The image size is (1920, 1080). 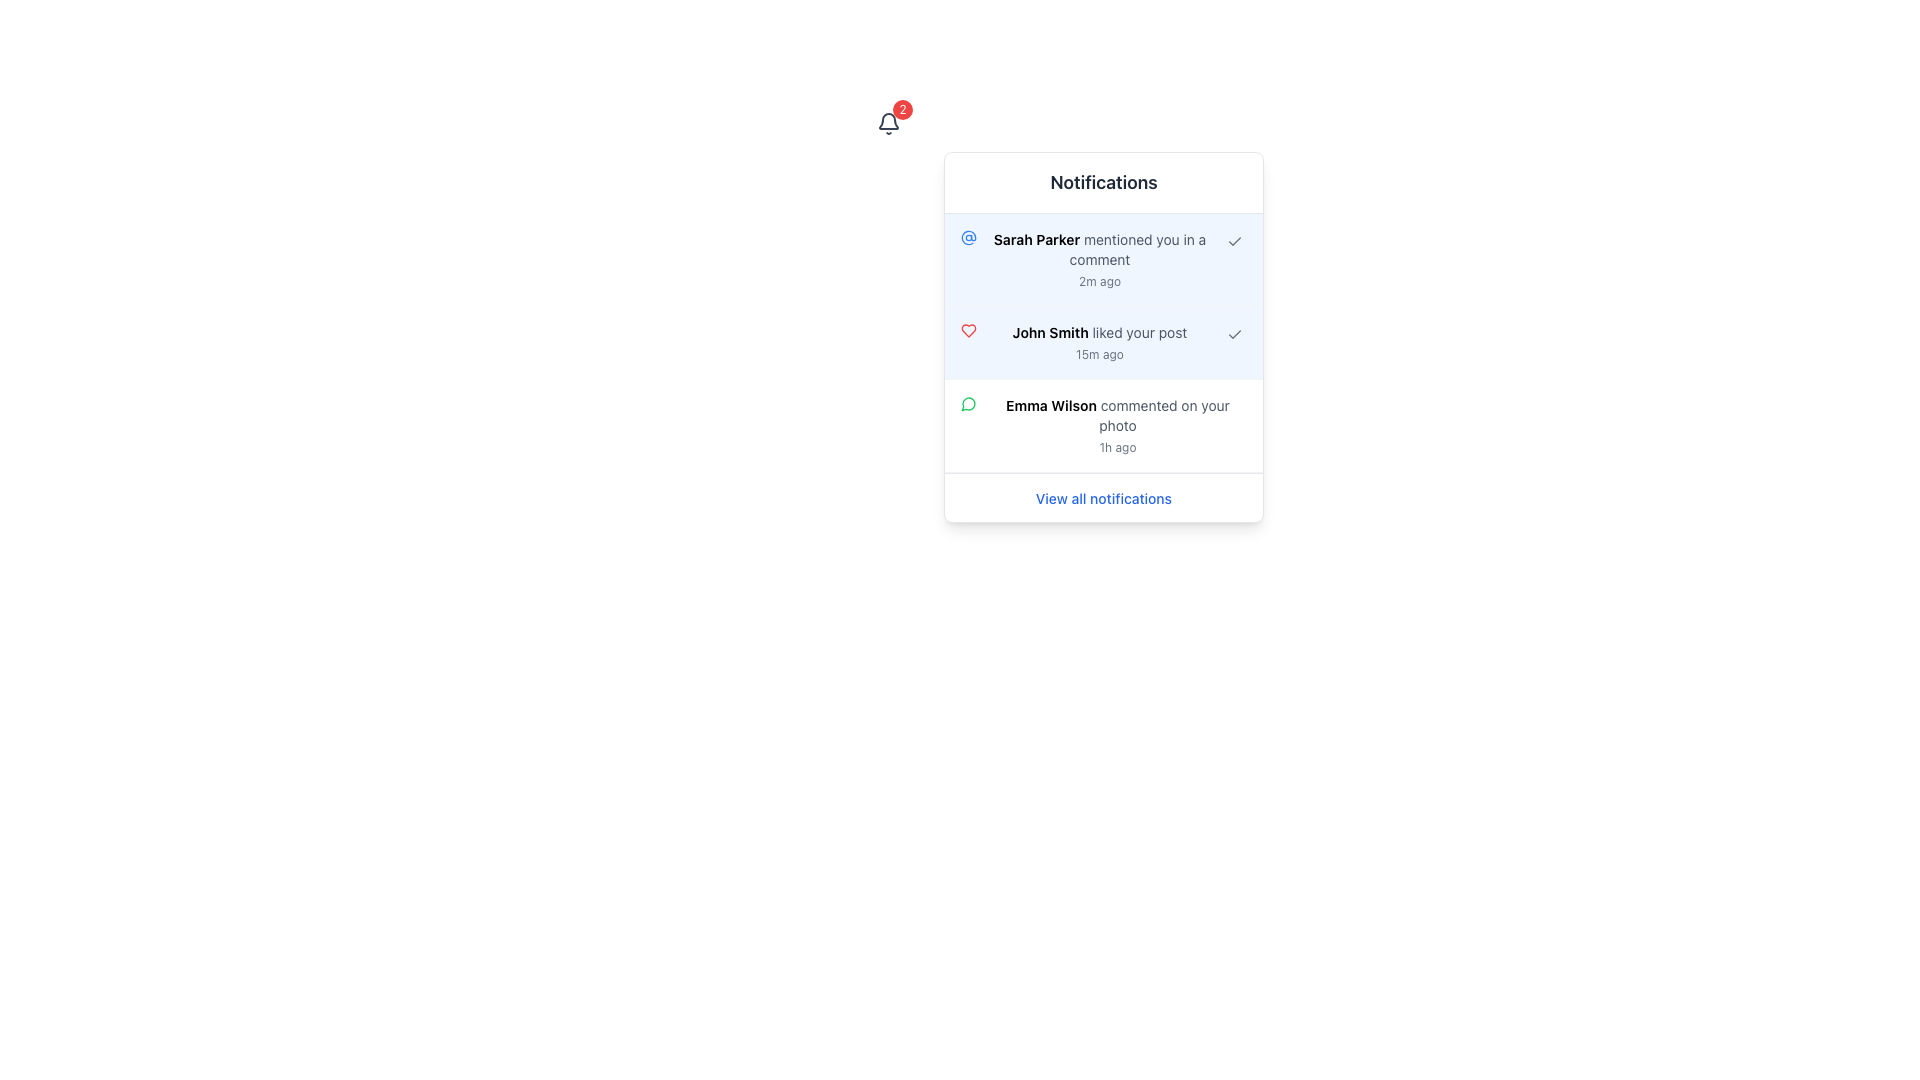 What do you see at coordinates (1103, 342) in the screenshot?
I see `the second notification card in the notifications feed that informs the user that 'John Smith' liked their post 15 minutes ago` at bounding box center [1103, 342].